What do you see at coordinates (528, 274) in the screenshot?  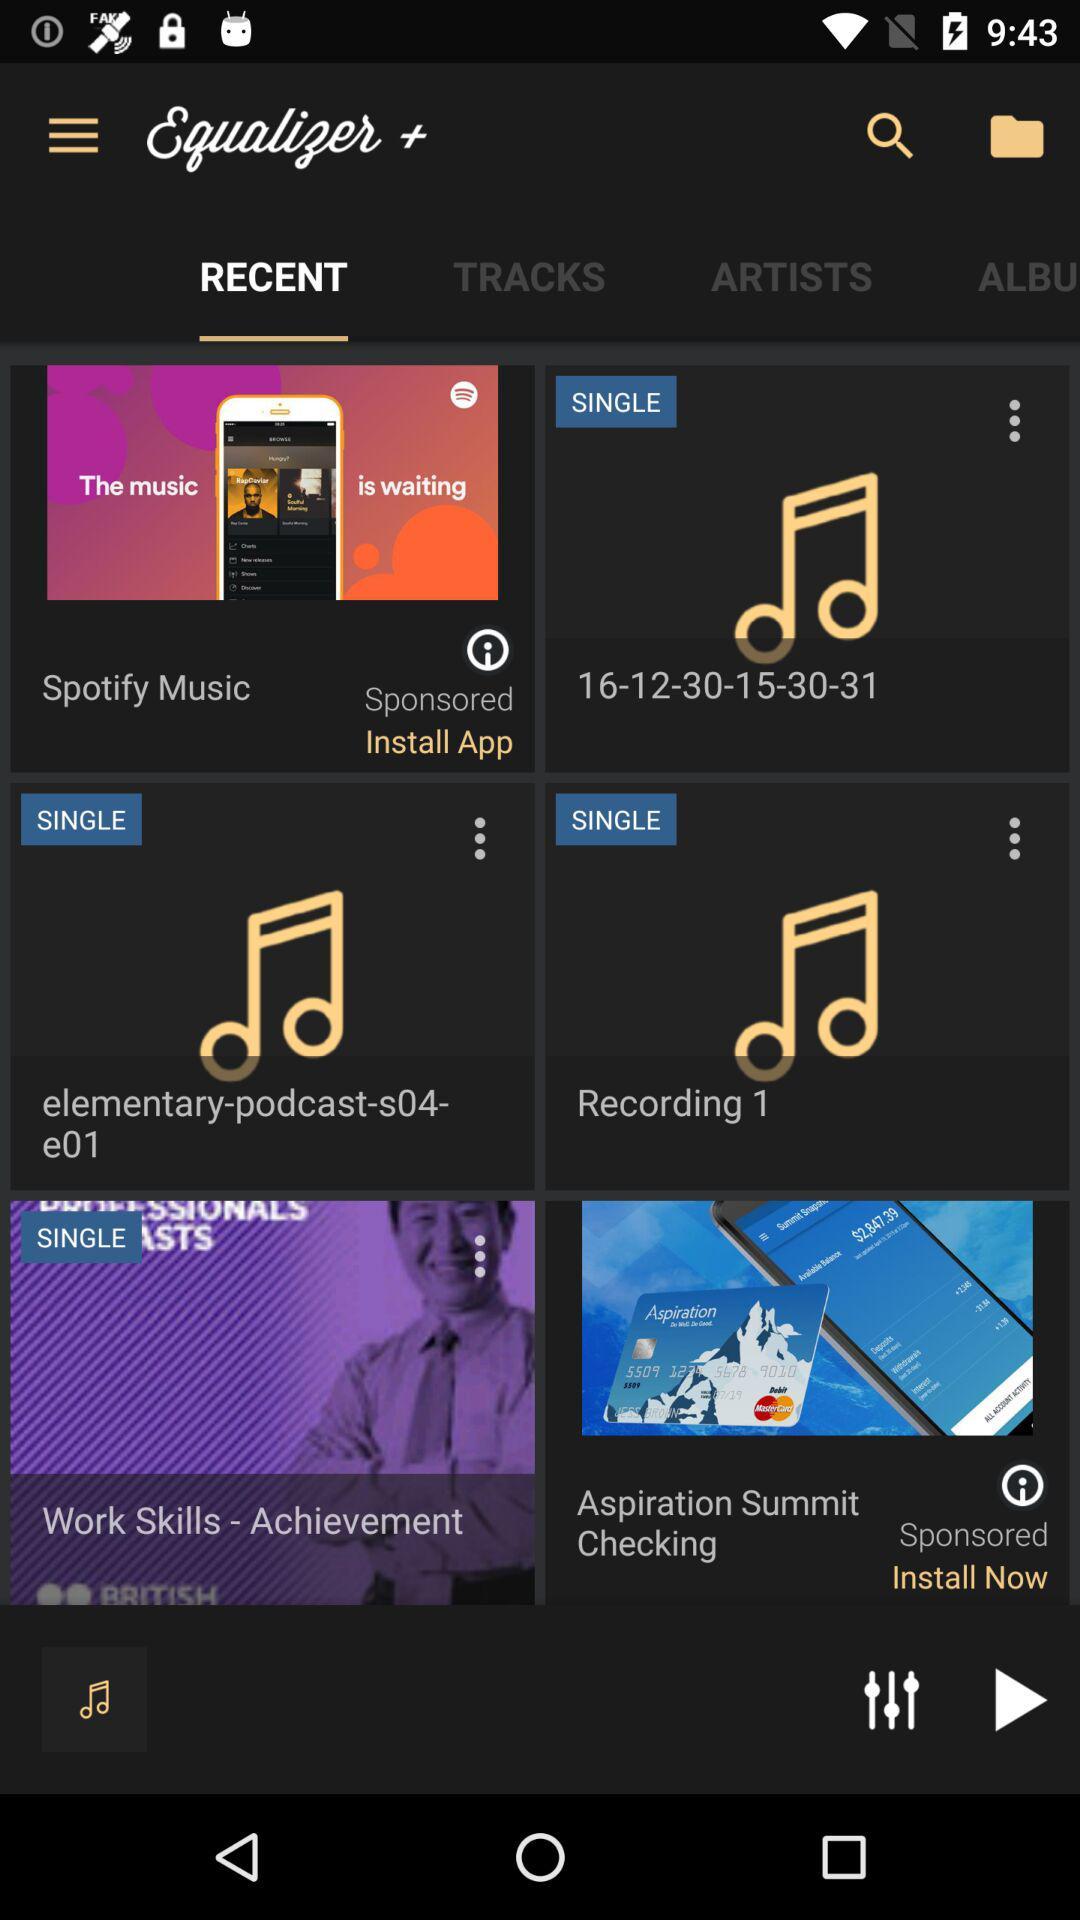 I see `the tab tracks on the web page` at bounding box center [528, 274].